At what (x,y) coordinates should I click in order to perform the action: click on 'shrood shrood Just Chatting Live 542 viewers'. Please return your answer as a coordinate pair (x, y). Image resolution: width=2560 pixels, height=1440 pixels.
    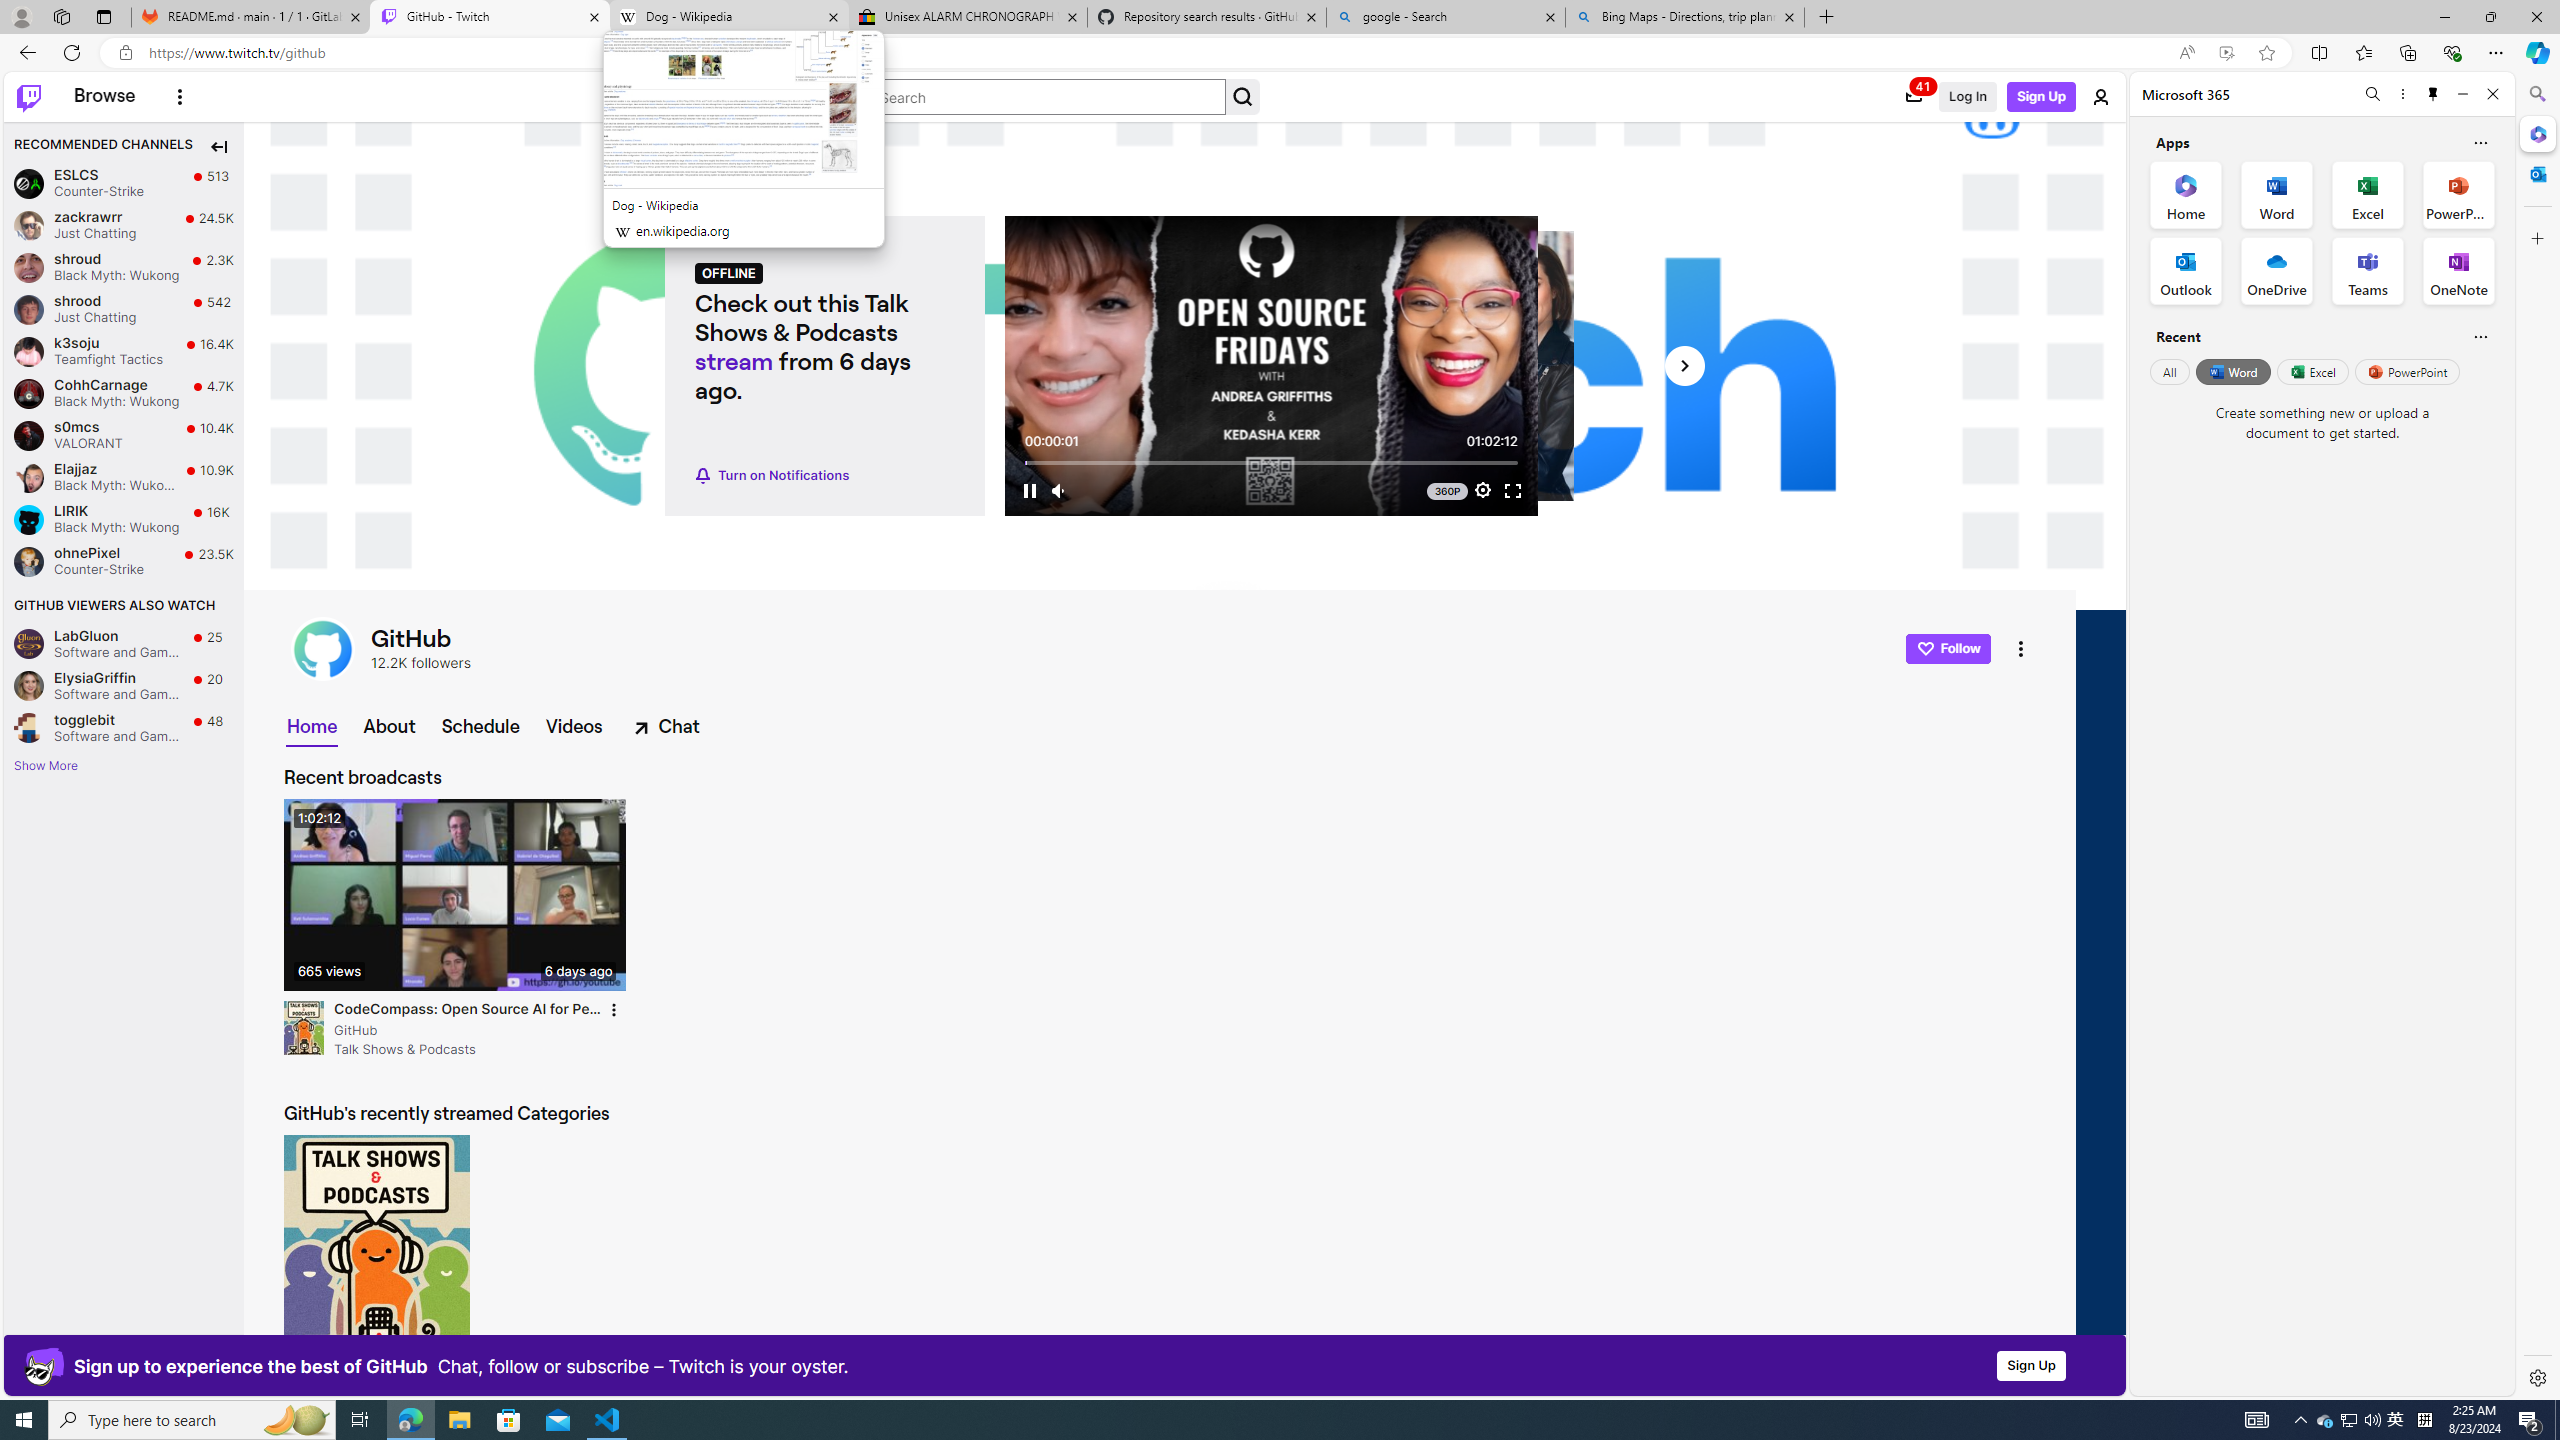
    Looking at the image, I should click on (123, 309).